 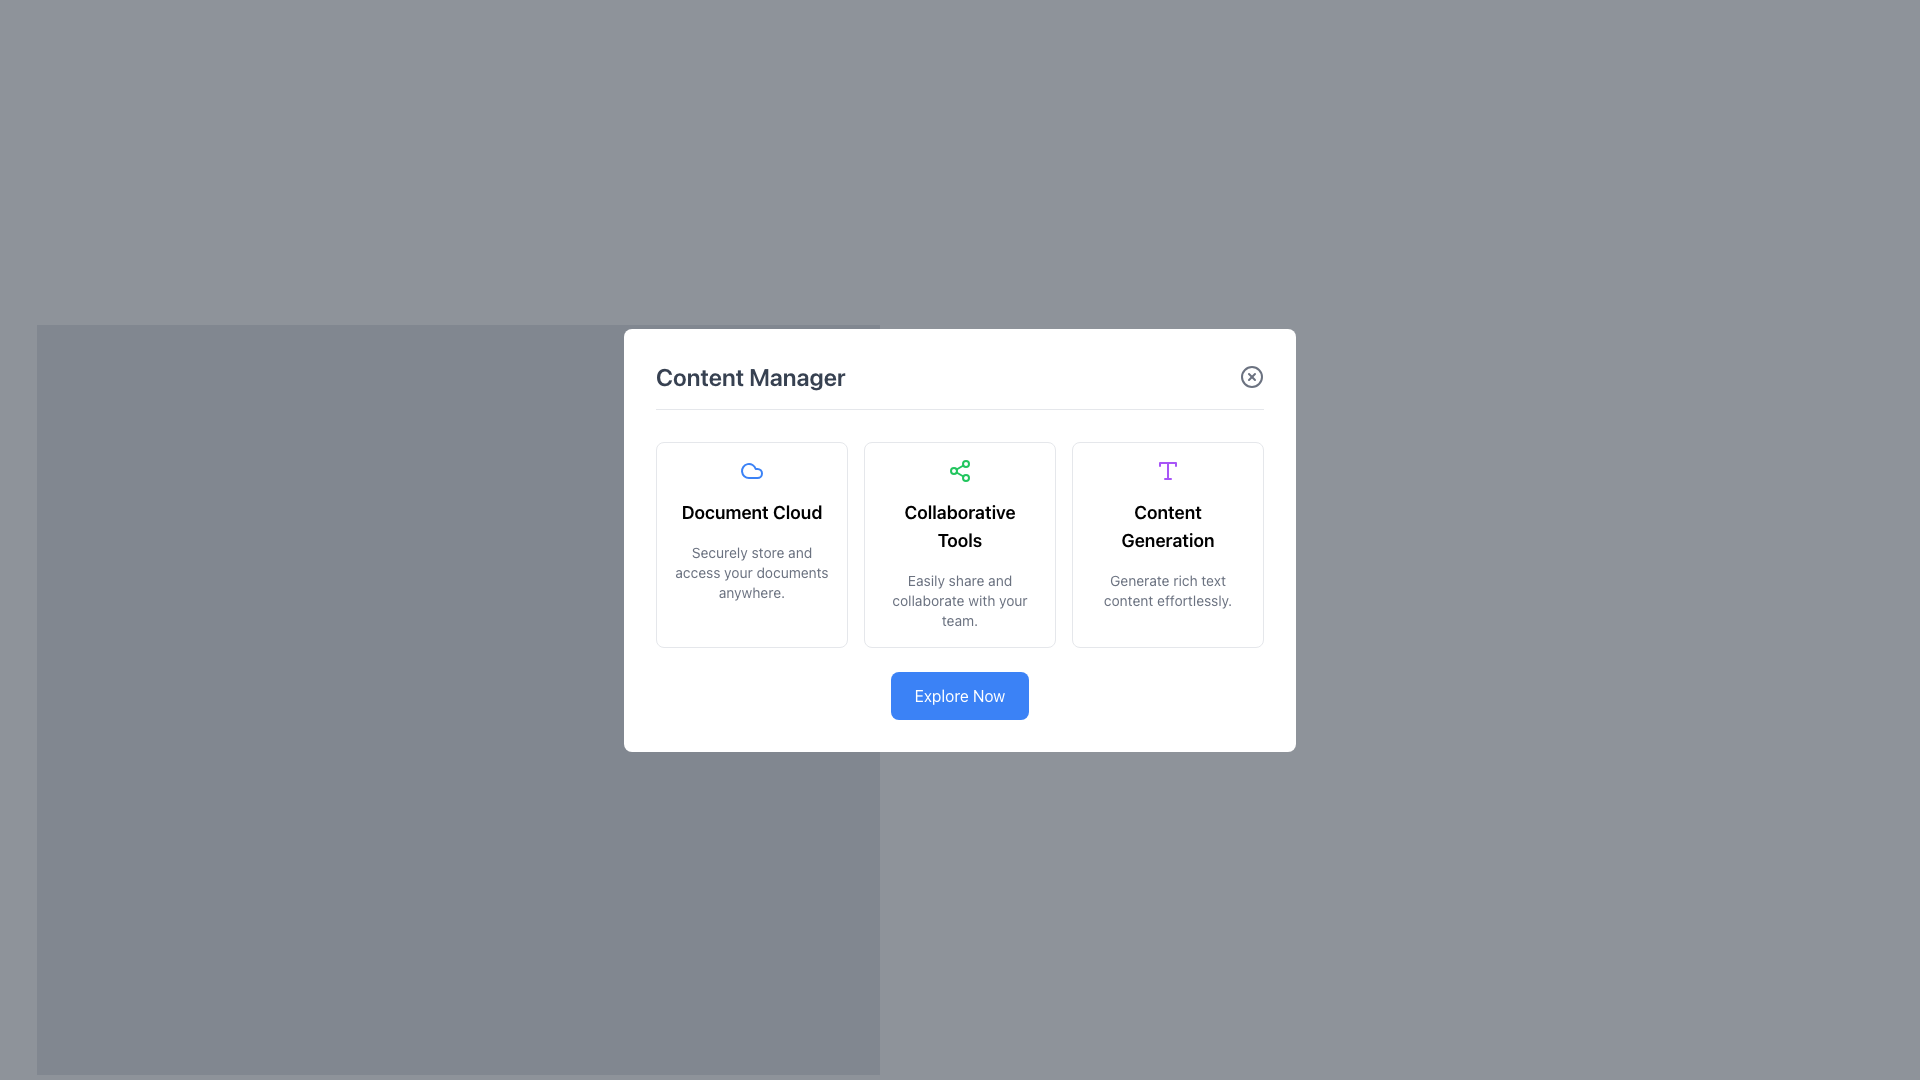 What do you see at coordinates (960, 543) in the screenshot?
I see `the Informational Card titled 'Collaborative Tools' which contains a sharing symbol icon in green and descriptive text about sharing and collaboration` at bounding box center [960, 543].